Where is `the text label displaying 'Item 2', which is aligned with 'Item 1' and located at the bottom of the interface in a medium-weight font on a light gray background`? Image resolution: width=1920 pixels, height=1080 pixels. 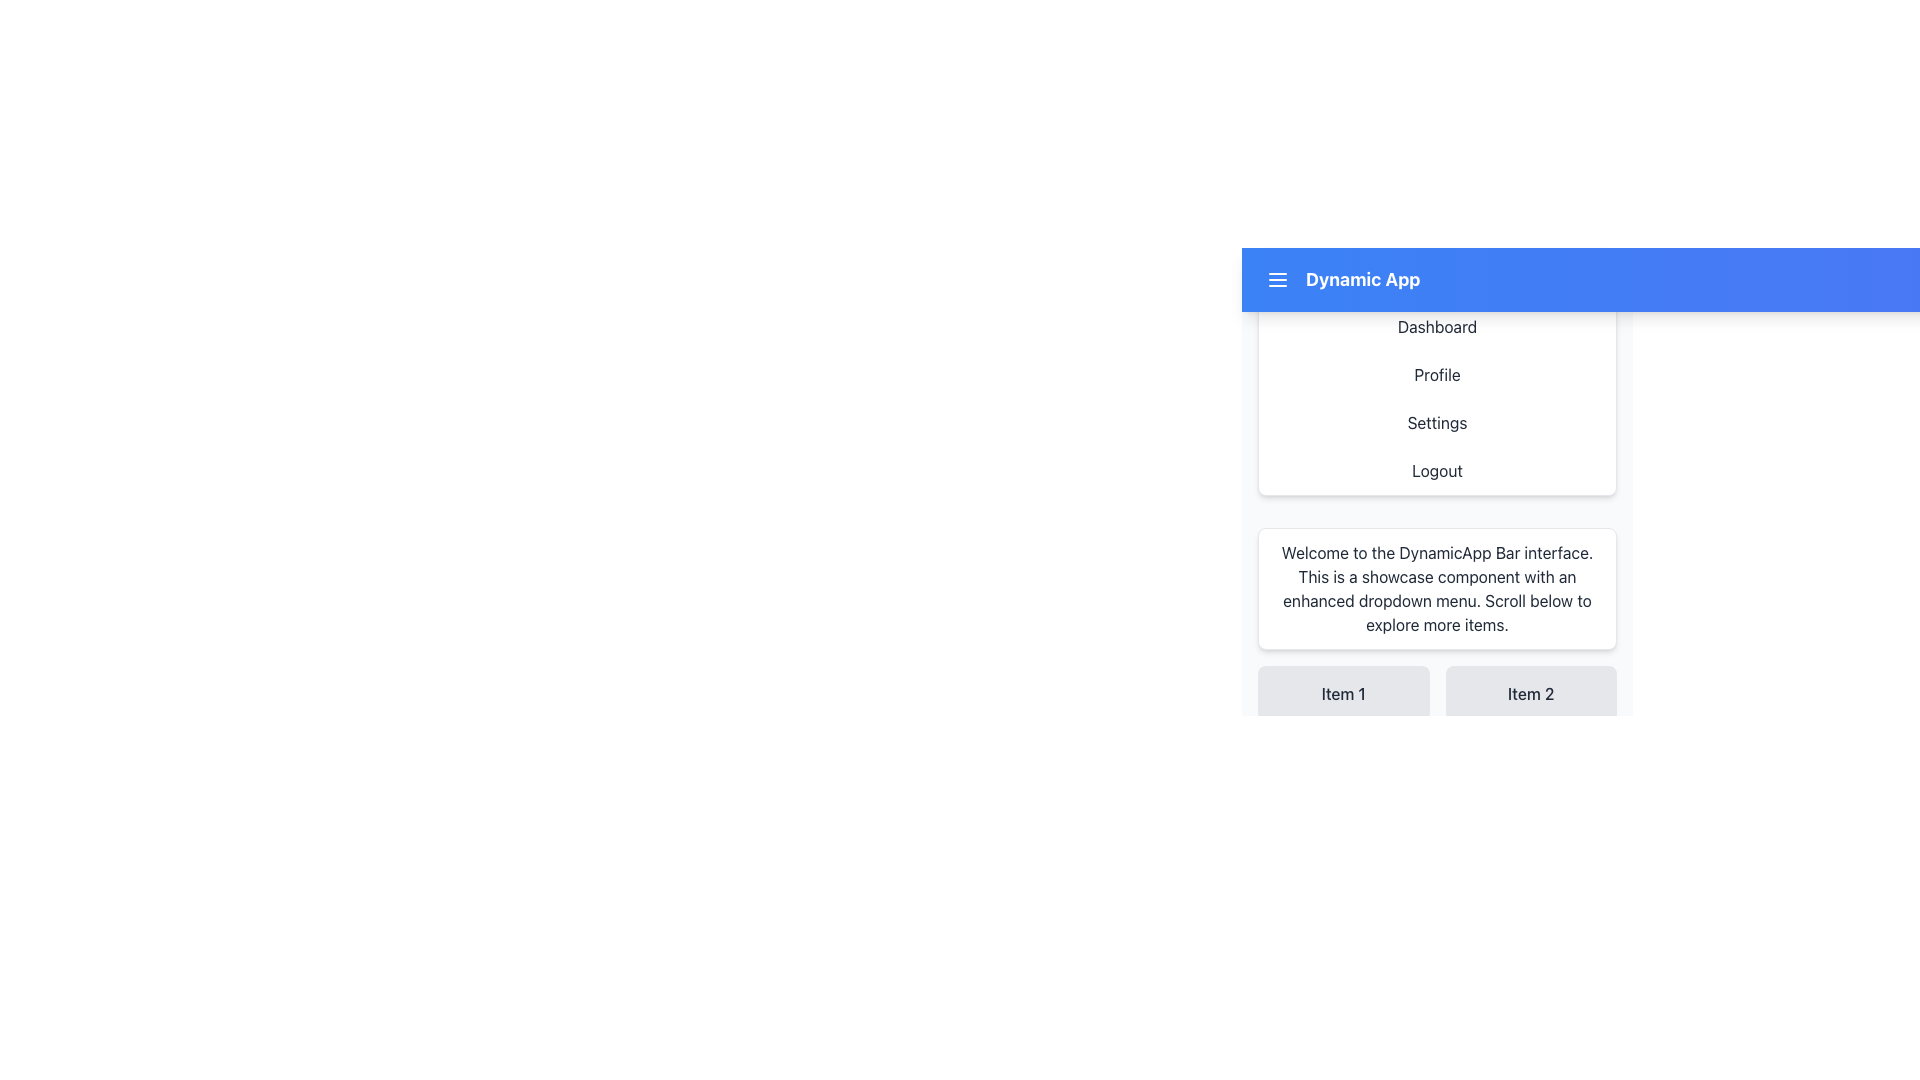
the text label displaying 'Item 2', which is aligned with 'Item 1' and located at the bottom of the interface in a medium-weight font on a light gray background is located at coordinates (1530, 693).